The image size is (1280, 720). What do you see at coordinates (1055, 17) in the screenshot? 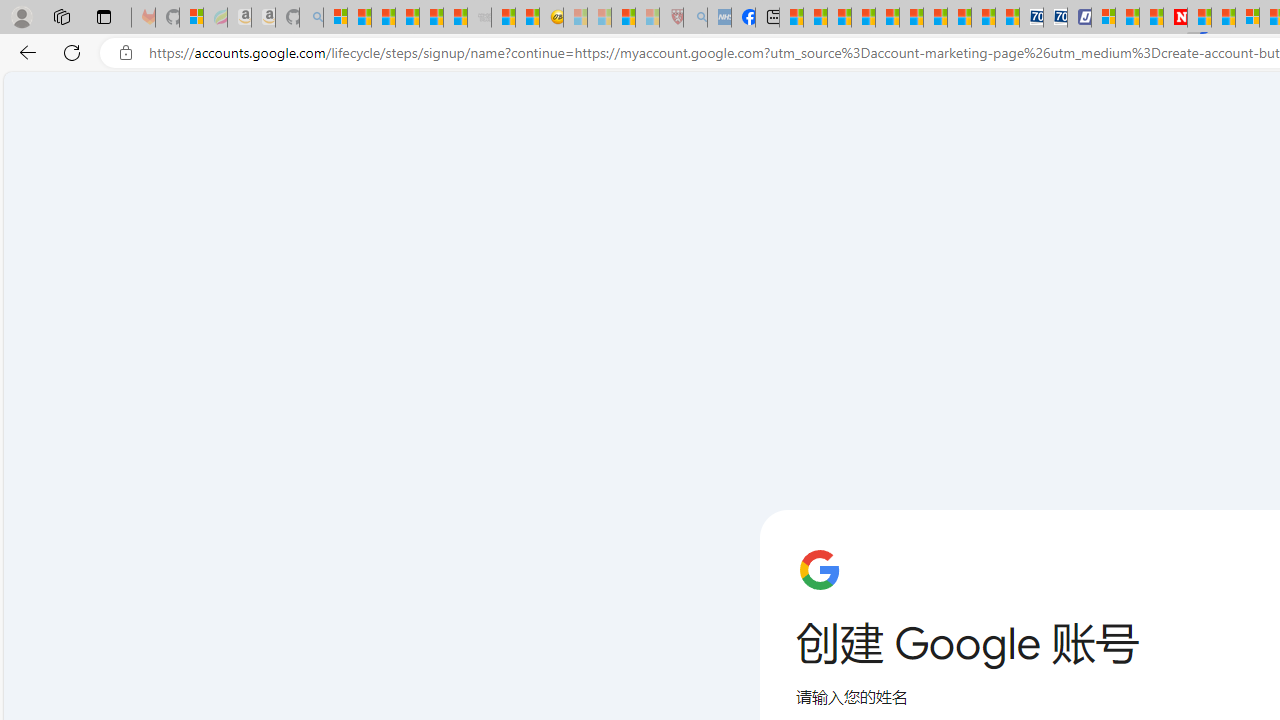
I see `'Cheap Hotels - Save70.com'` at bounding box center [1055, 17].